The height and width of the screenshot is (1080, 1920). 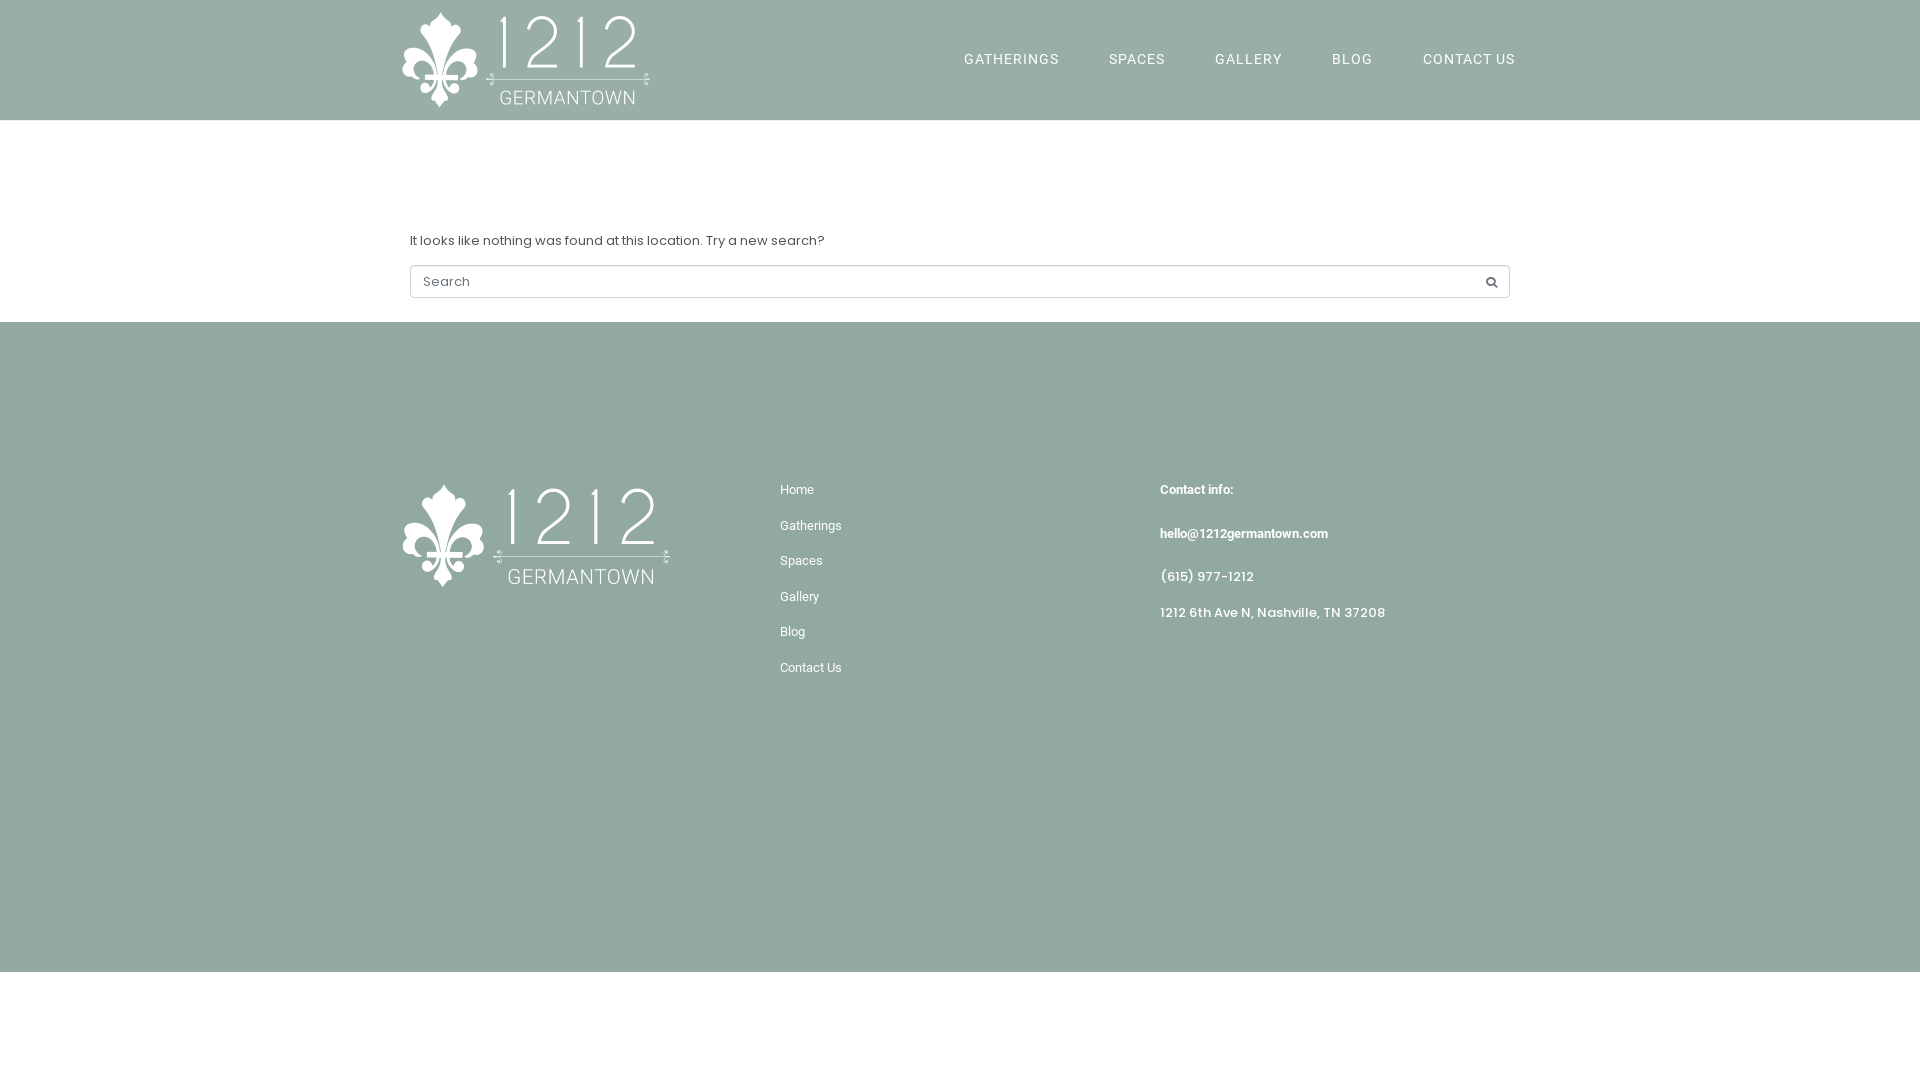 I want to click on 'Blog', so click(x=778, y=632).